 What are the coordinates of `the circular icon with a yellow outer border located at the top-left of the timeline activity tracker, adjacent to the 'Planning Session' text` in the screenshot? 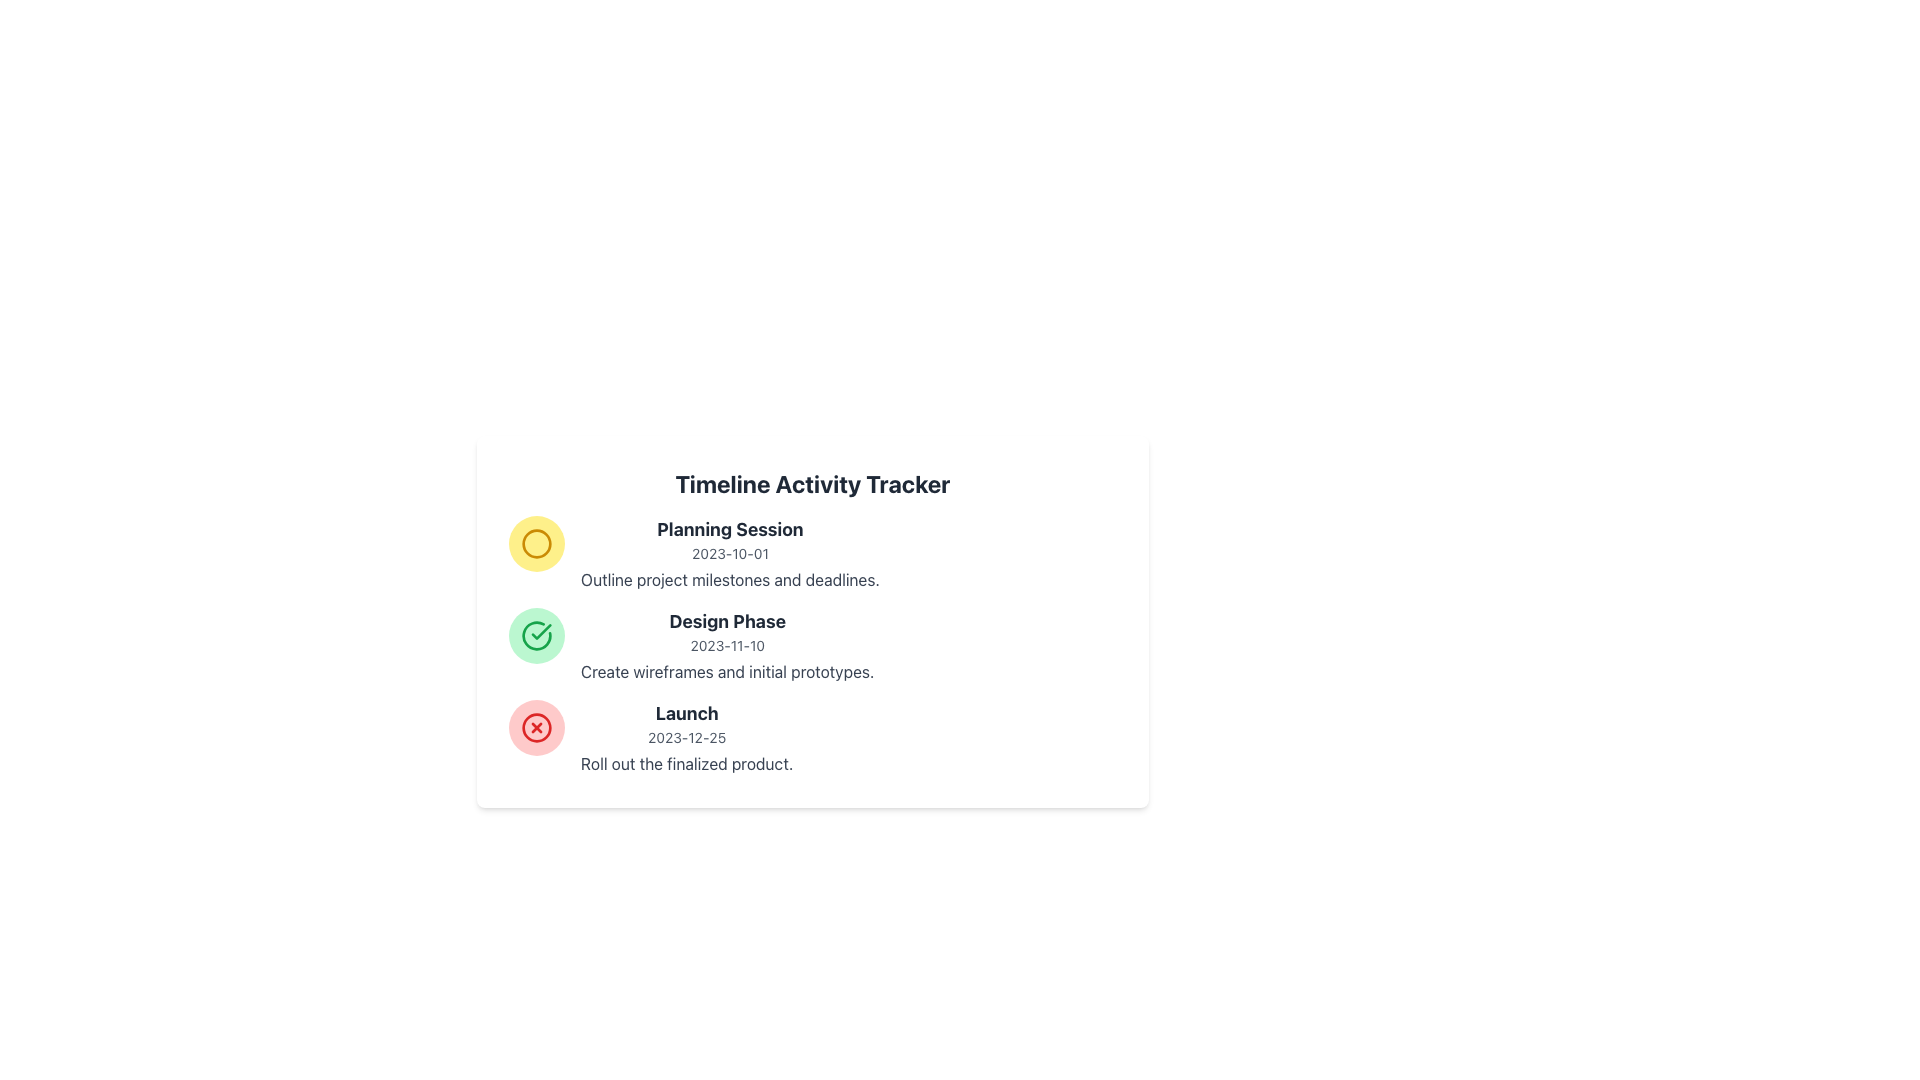 It's located at (537, 543).